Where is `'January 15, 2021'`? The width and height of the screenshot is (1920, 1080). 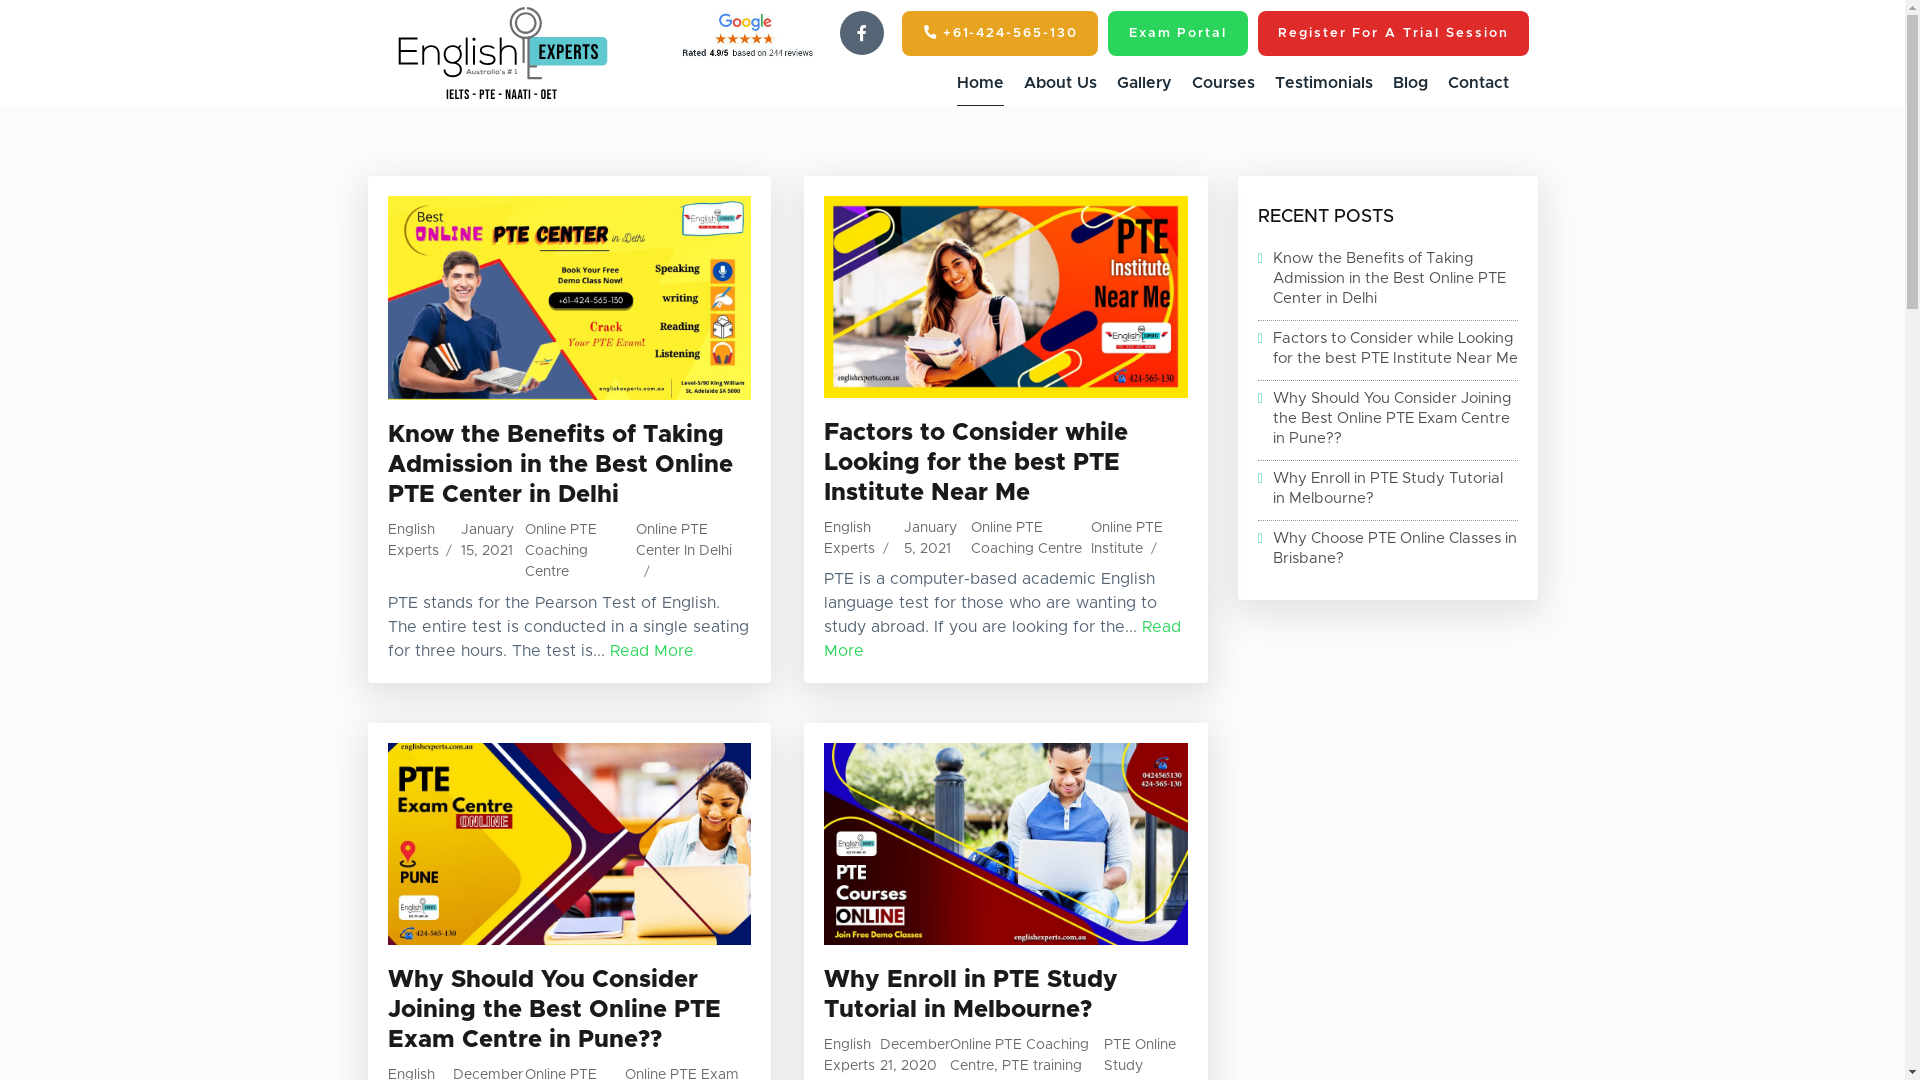 'January 15, 2021' is located at coordinates (487, 540).